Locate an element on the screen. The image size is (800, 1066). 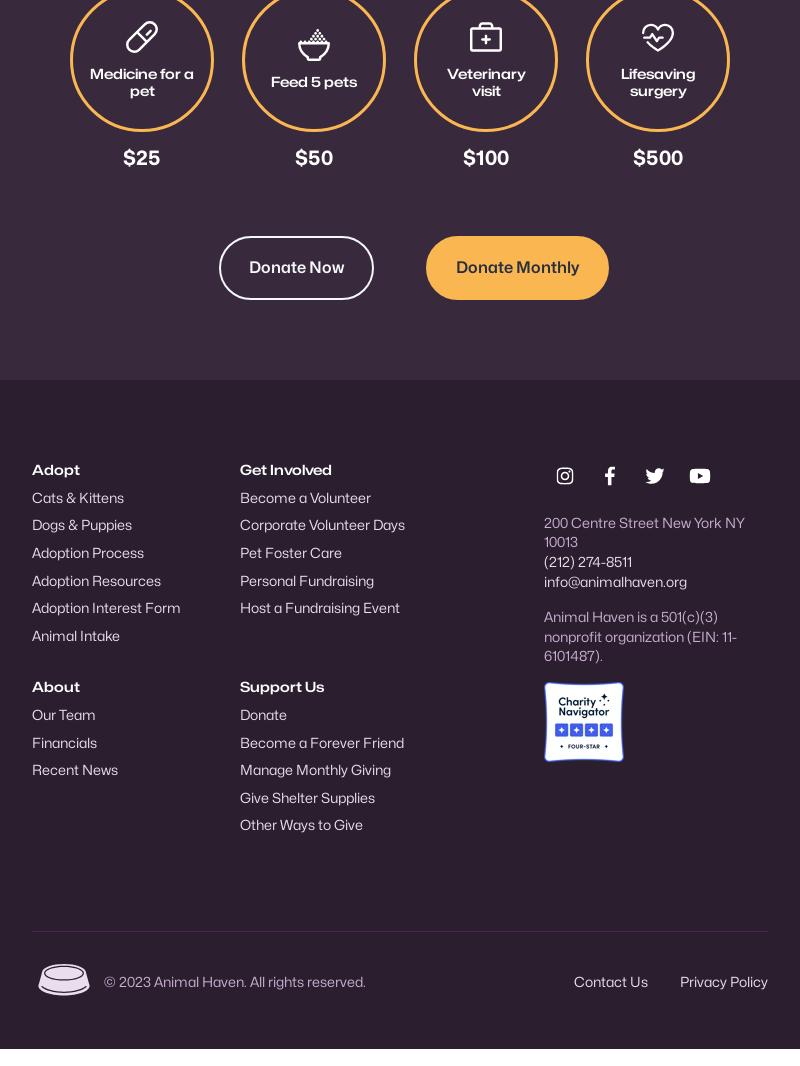
'Adoption Interest Form' is located at coordinates (32, 606).